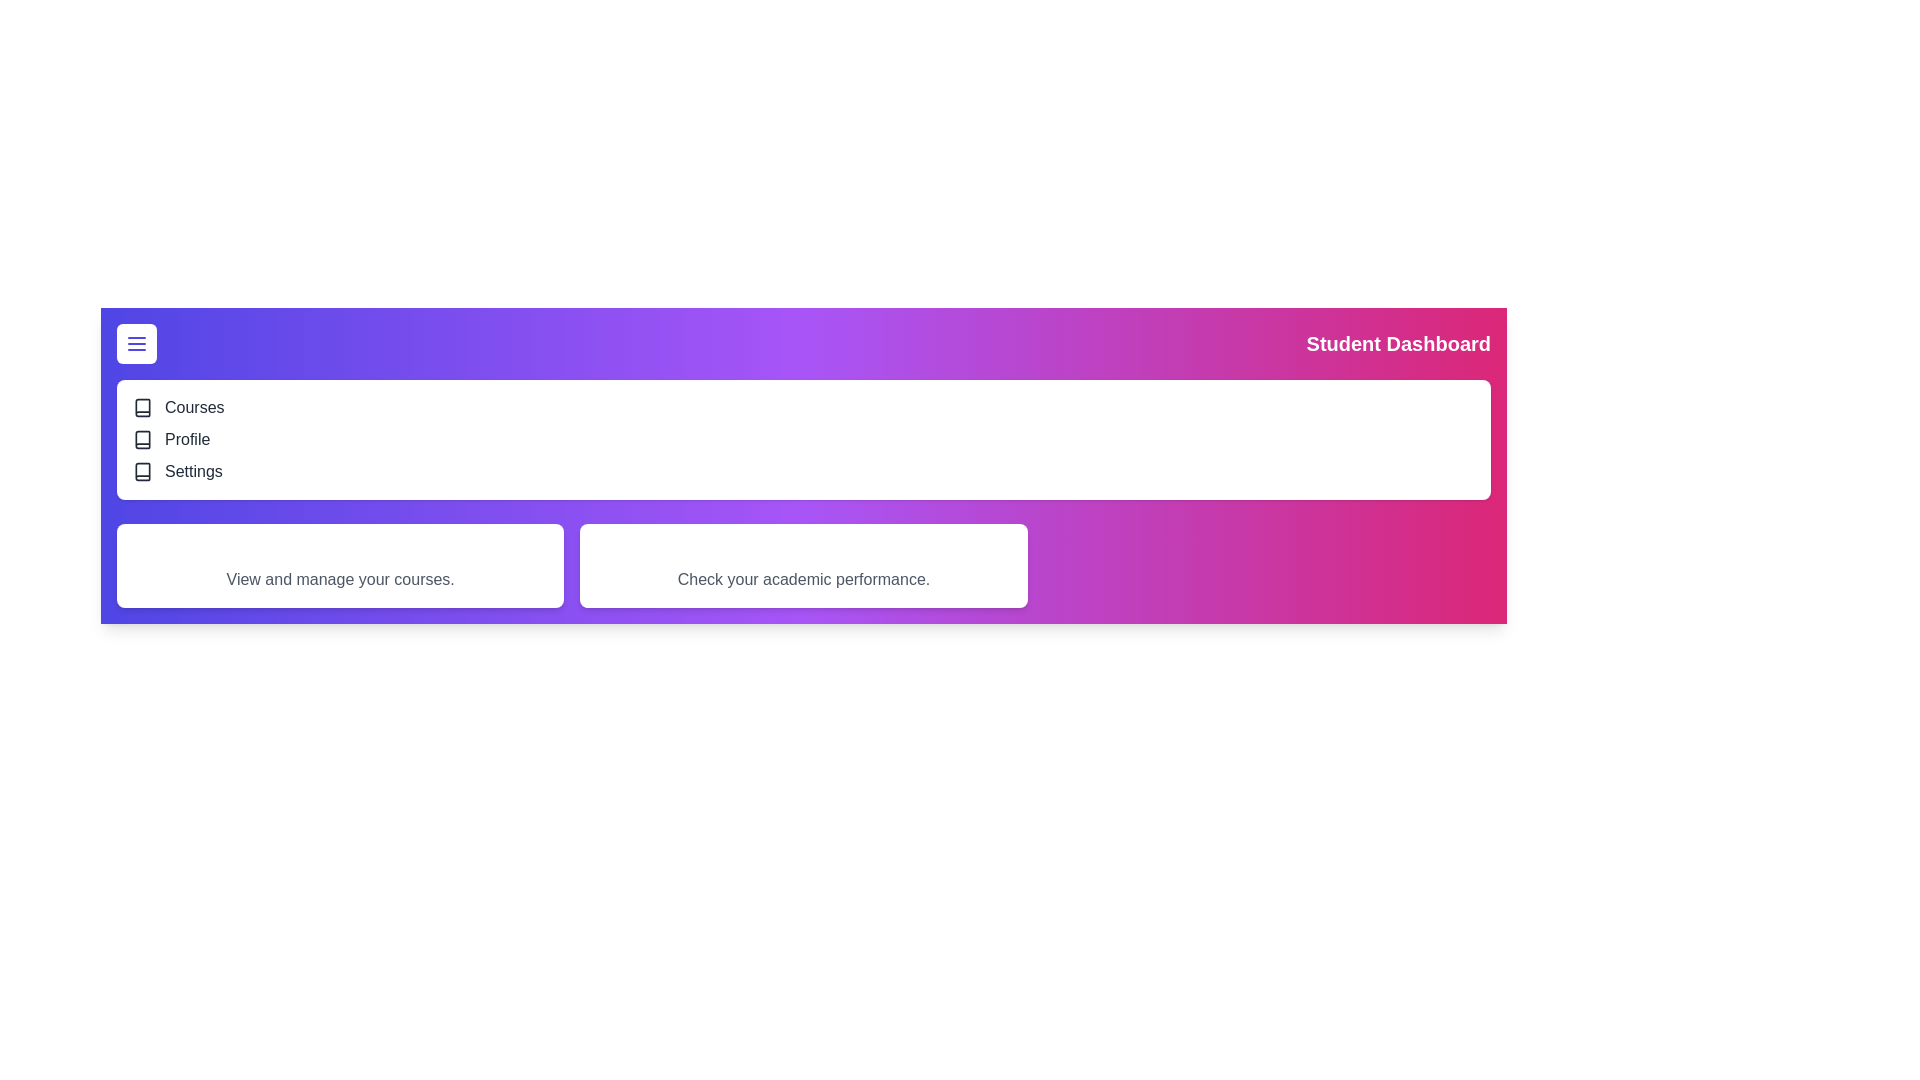  I want to click on the Courses card to interact with its content, so click(340, 566).